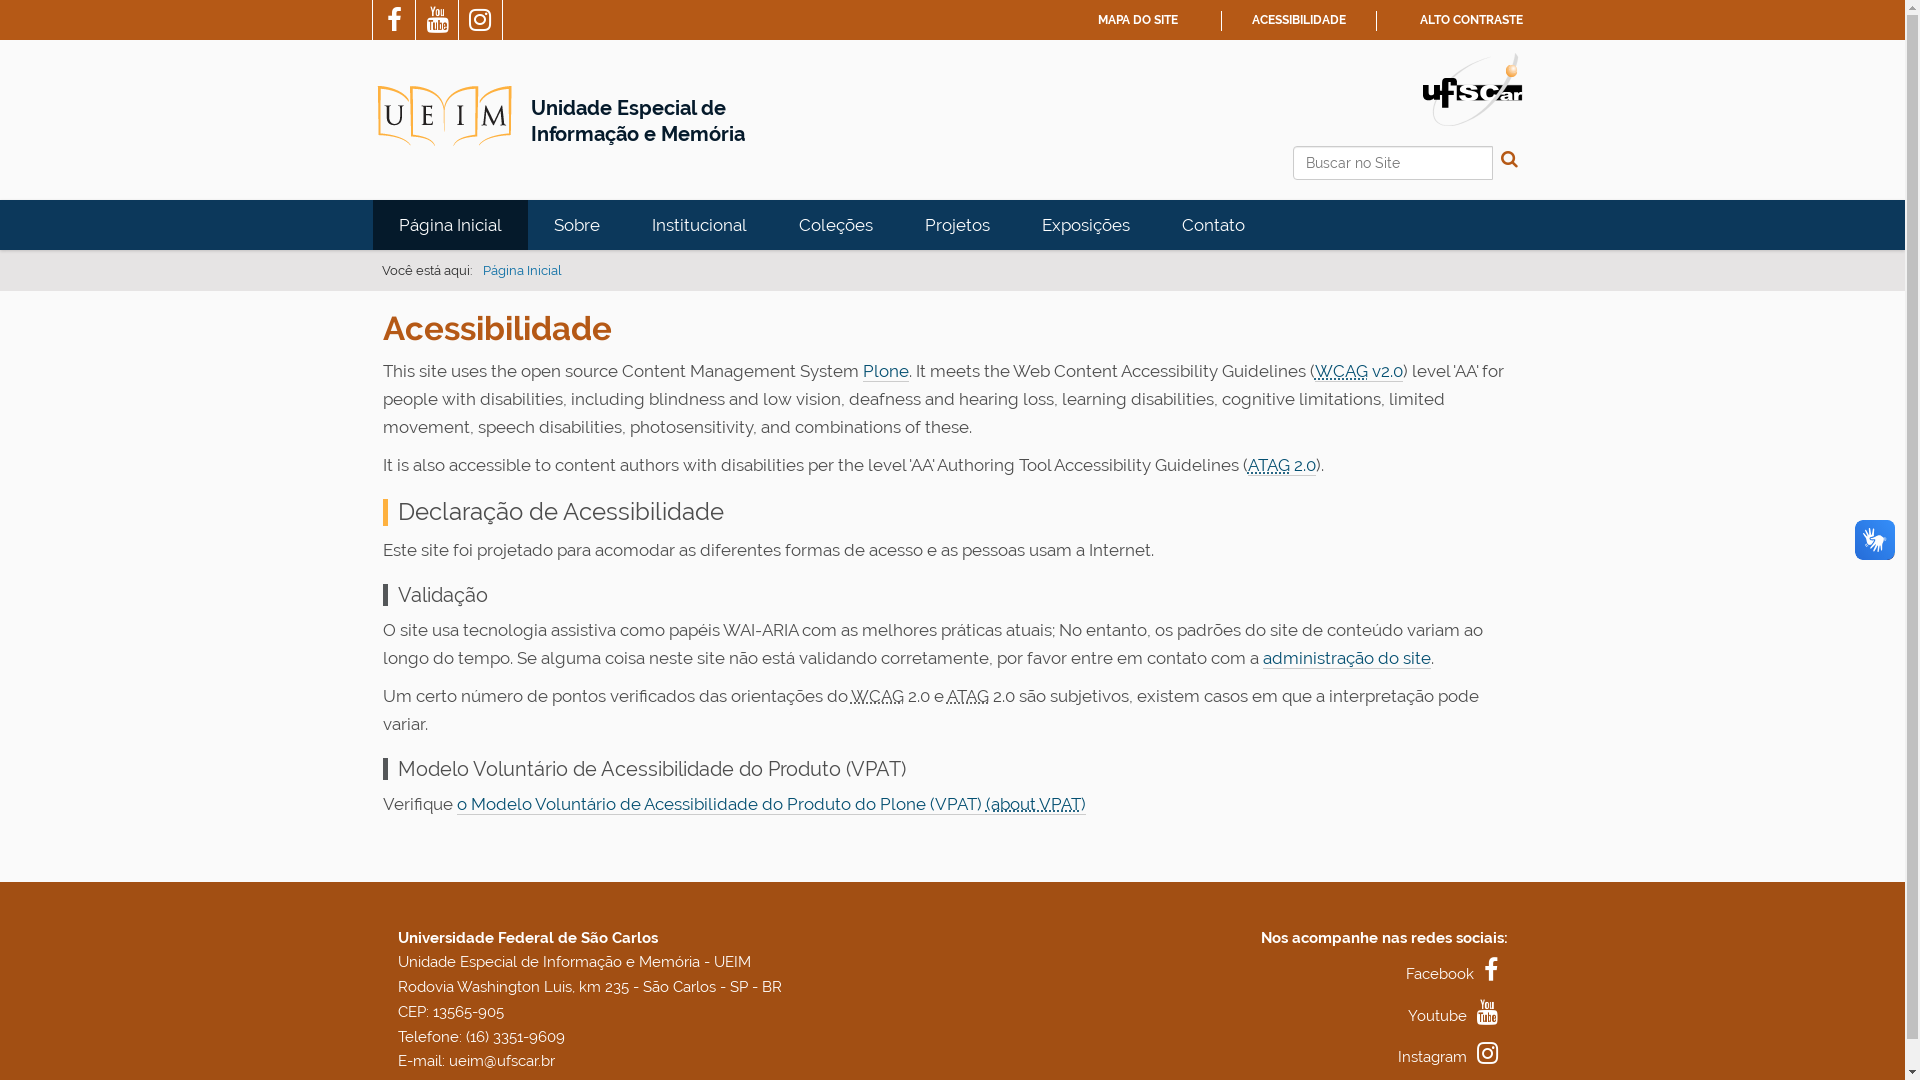 The height and width of the screenshot is (1080, 1920). Describe the element at coordinates (883, 371) in the screenshot. I see `'Plone'` at that location.